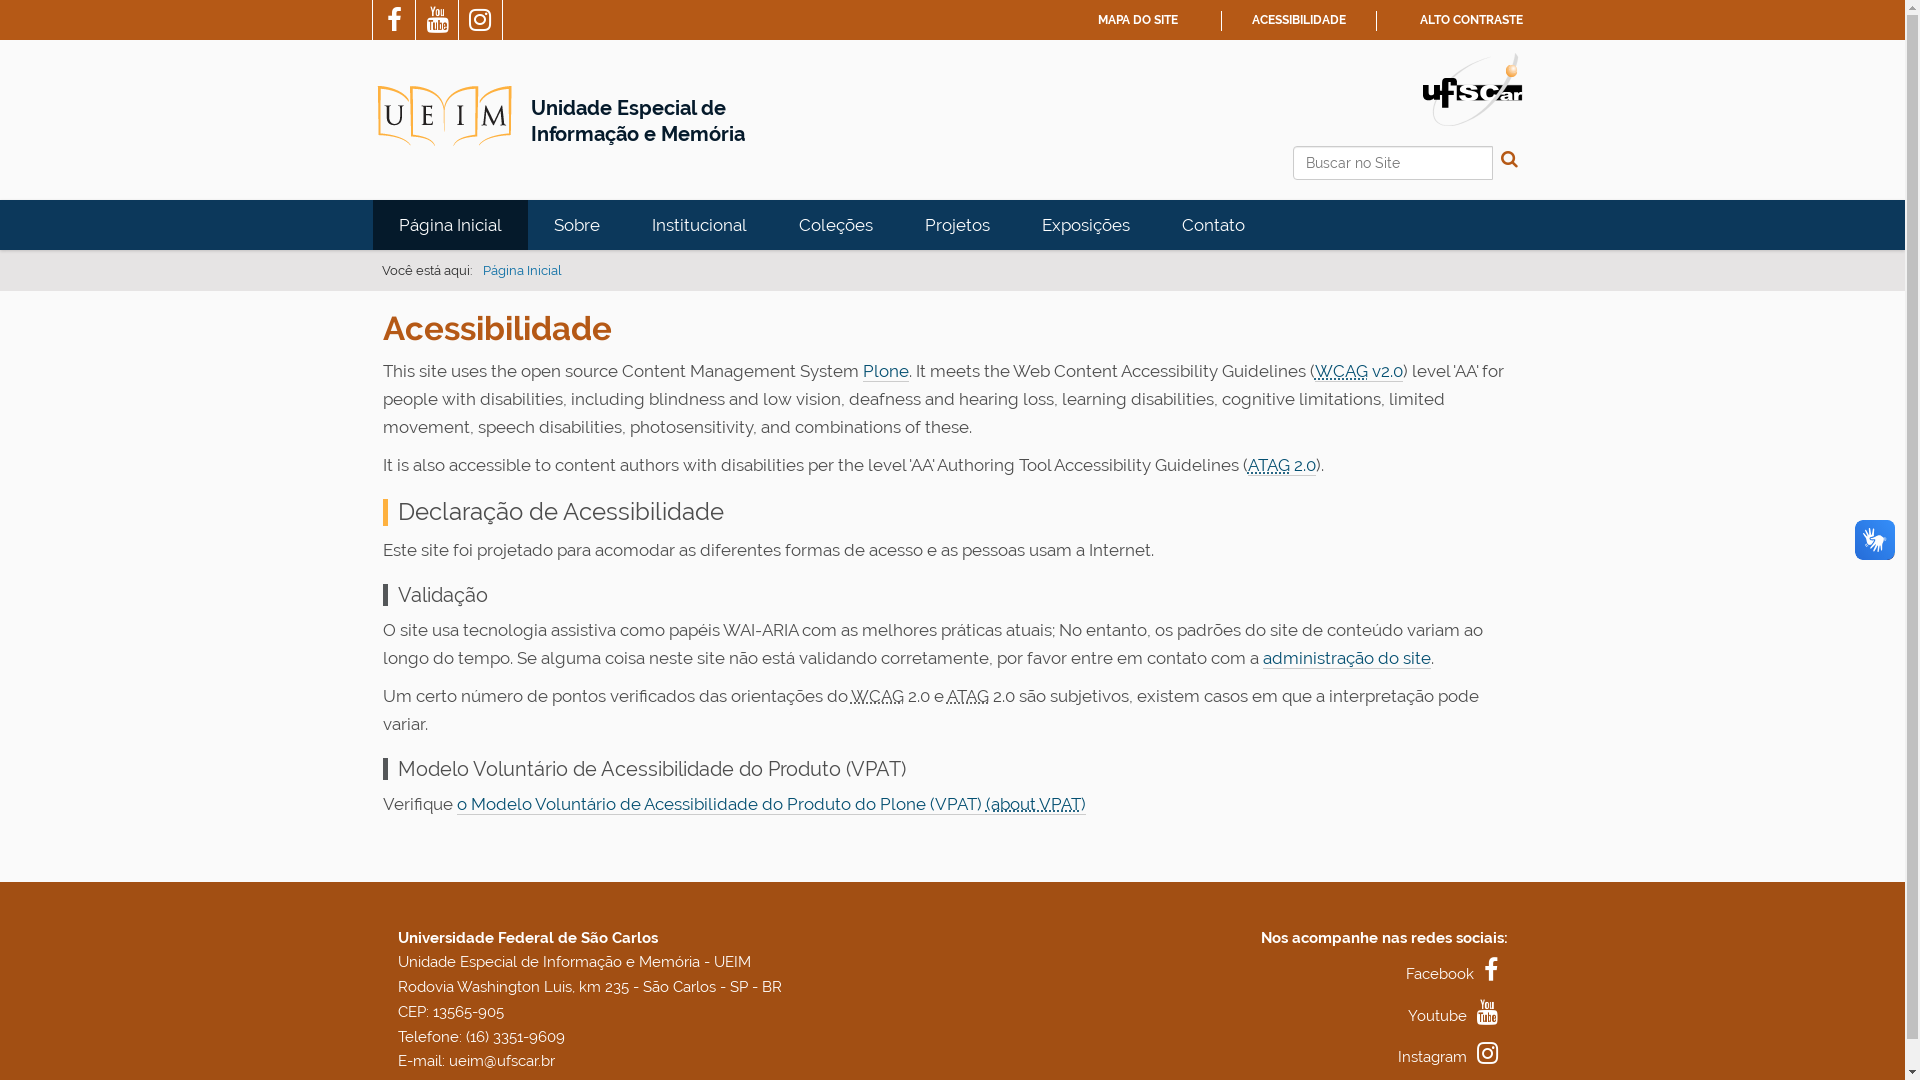 The height and width of the screenshot is (1080, 1920). Describe the element at coordinates (883, 371) in the screenshot. I see `'Plone'` at that location.